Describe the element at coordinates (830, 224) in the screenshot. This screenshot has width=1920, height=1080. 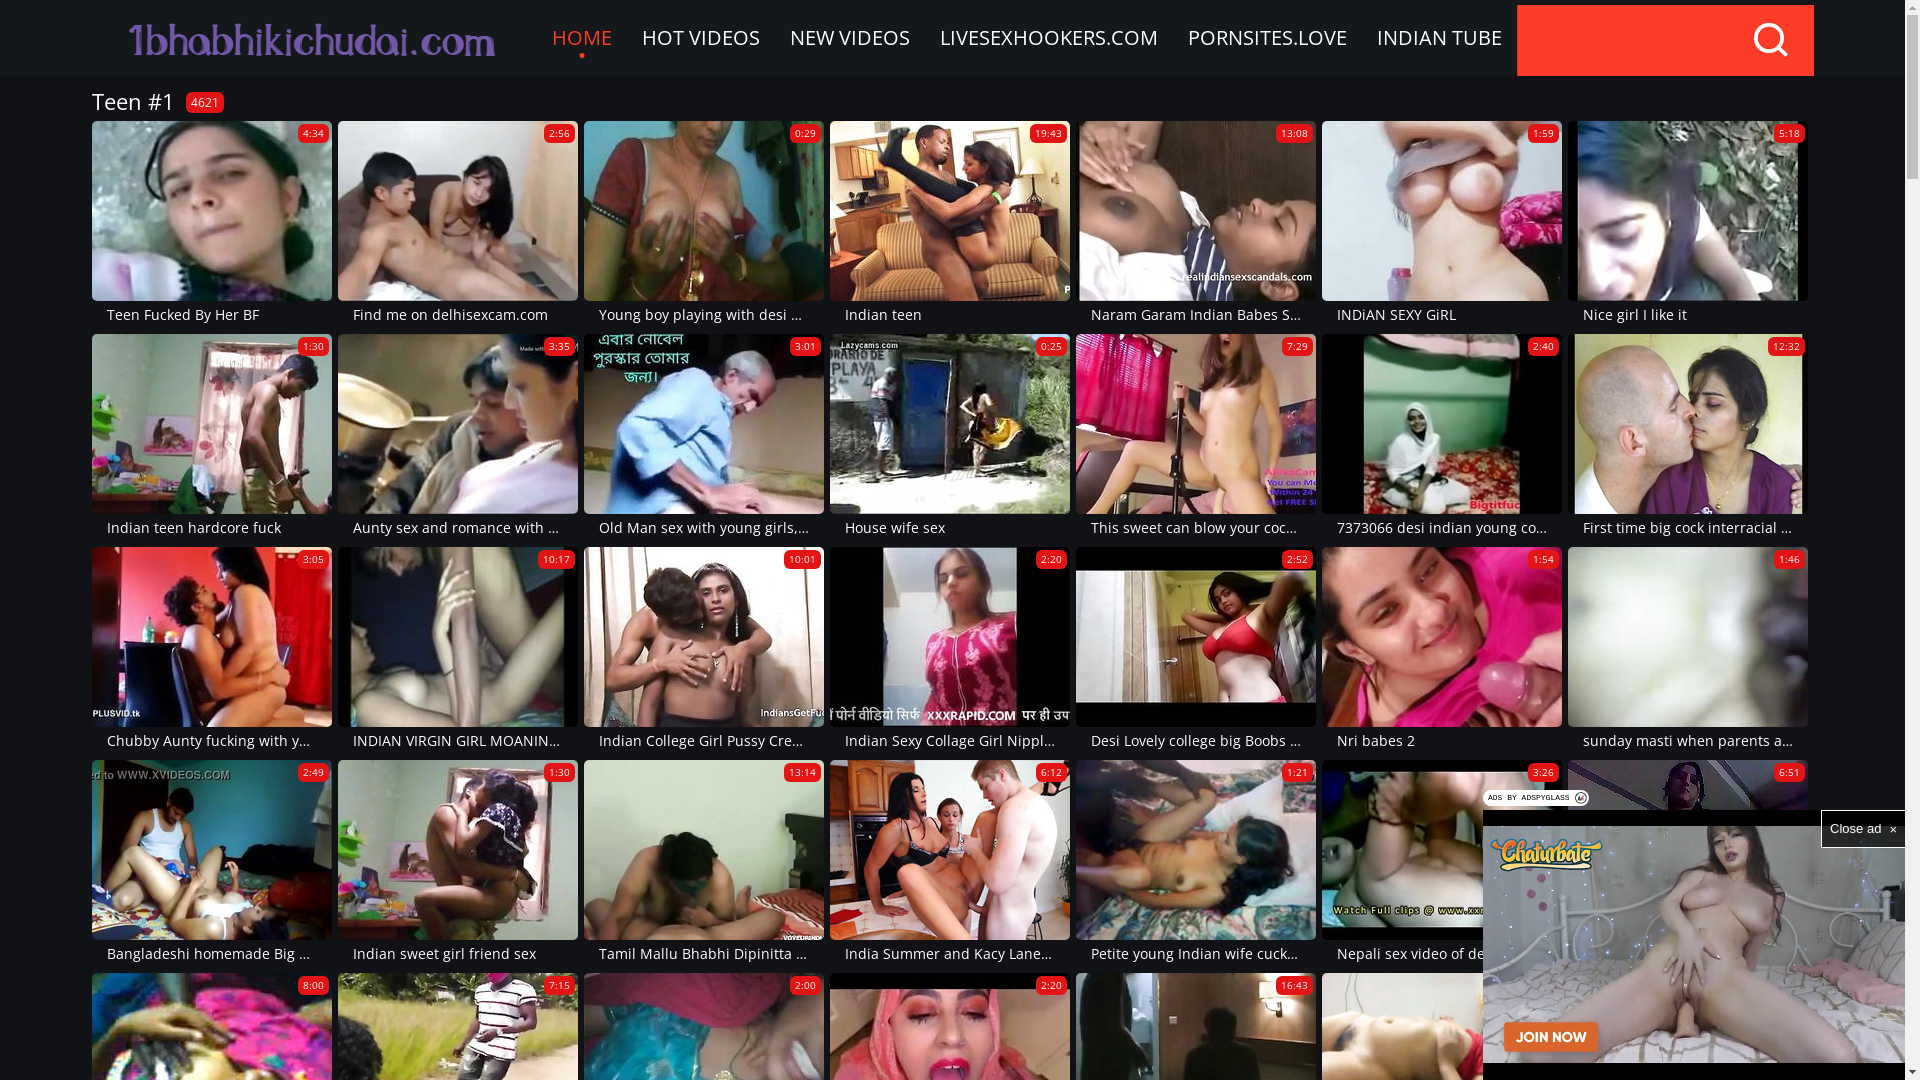
I see `'19:43` at that location.